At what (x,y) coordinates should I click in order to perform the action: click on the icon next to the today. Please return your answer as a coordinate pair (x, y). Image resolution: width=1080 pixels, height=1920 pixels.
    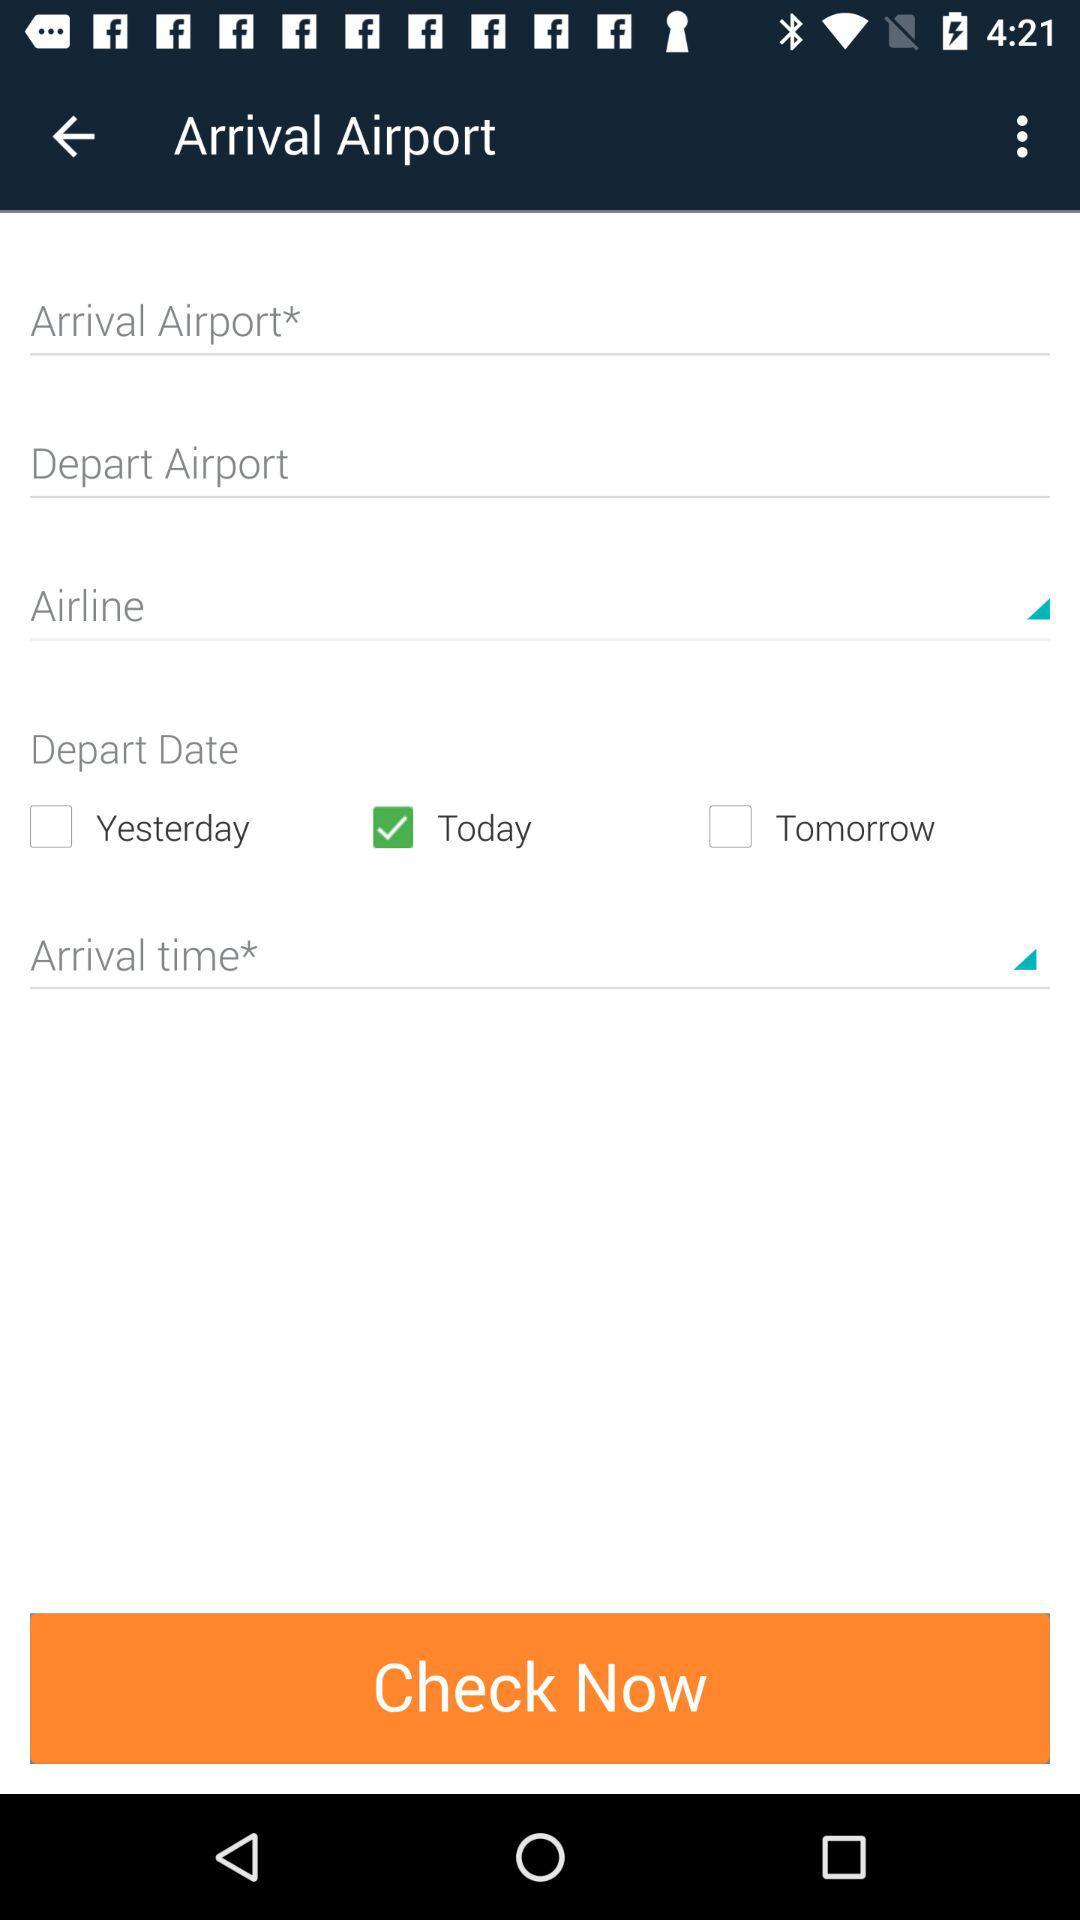
    Looking at the image, I should click on (878, 826).